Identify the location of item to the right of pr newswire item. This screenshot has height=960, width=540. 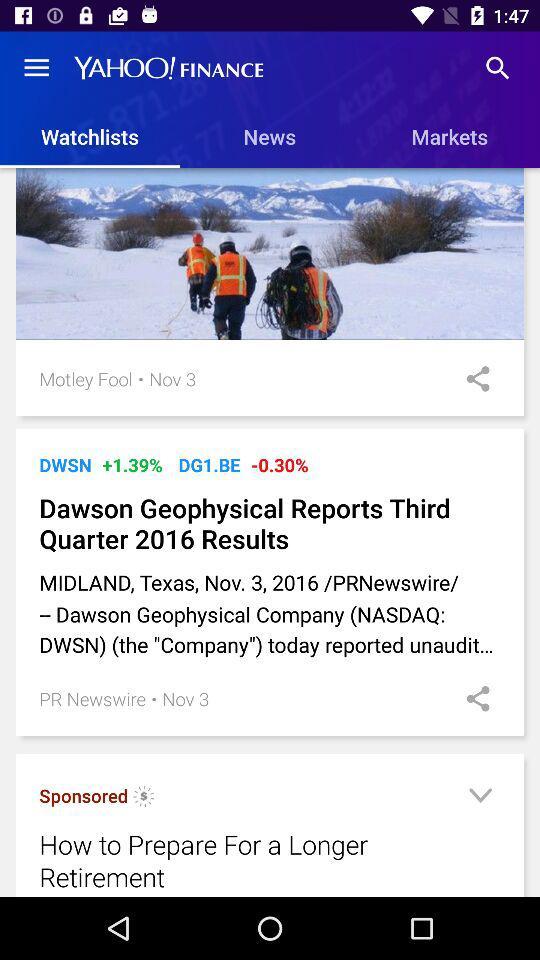
(153, 698).